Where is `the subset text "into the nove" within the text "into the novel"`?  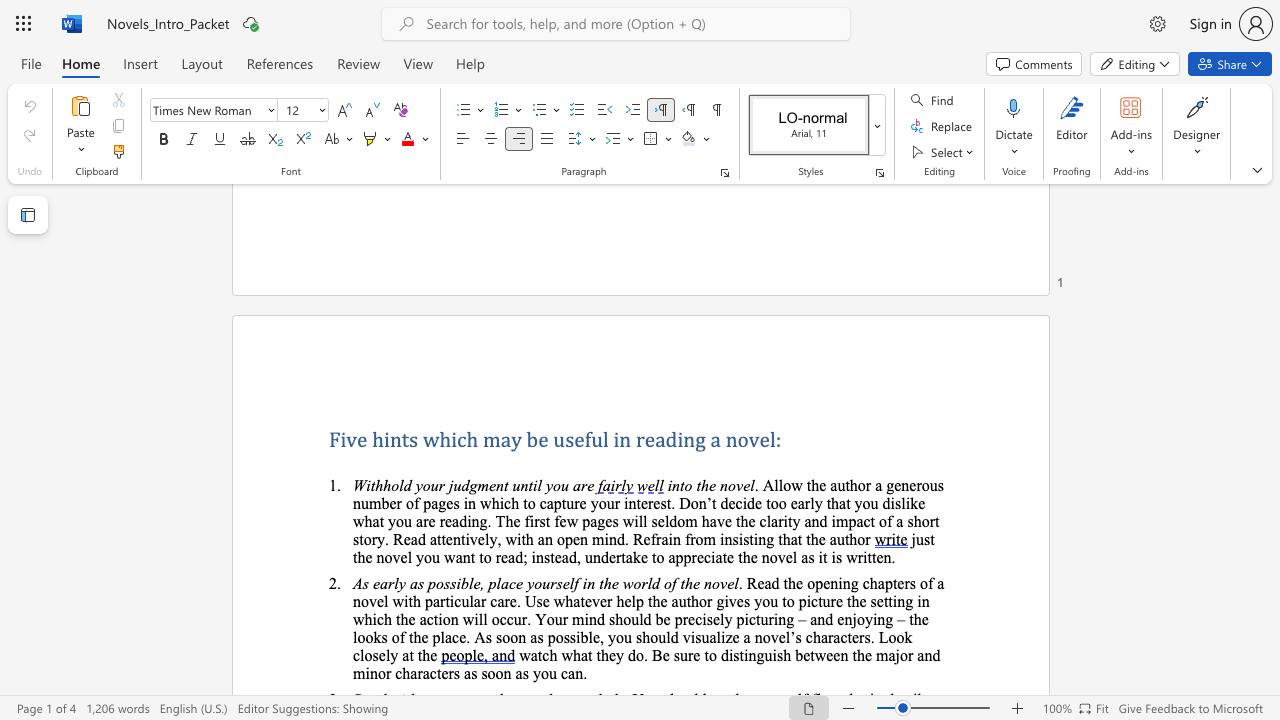
the subset text "into the nove" within the text "into the novel" is located at coordinates (667, 485).